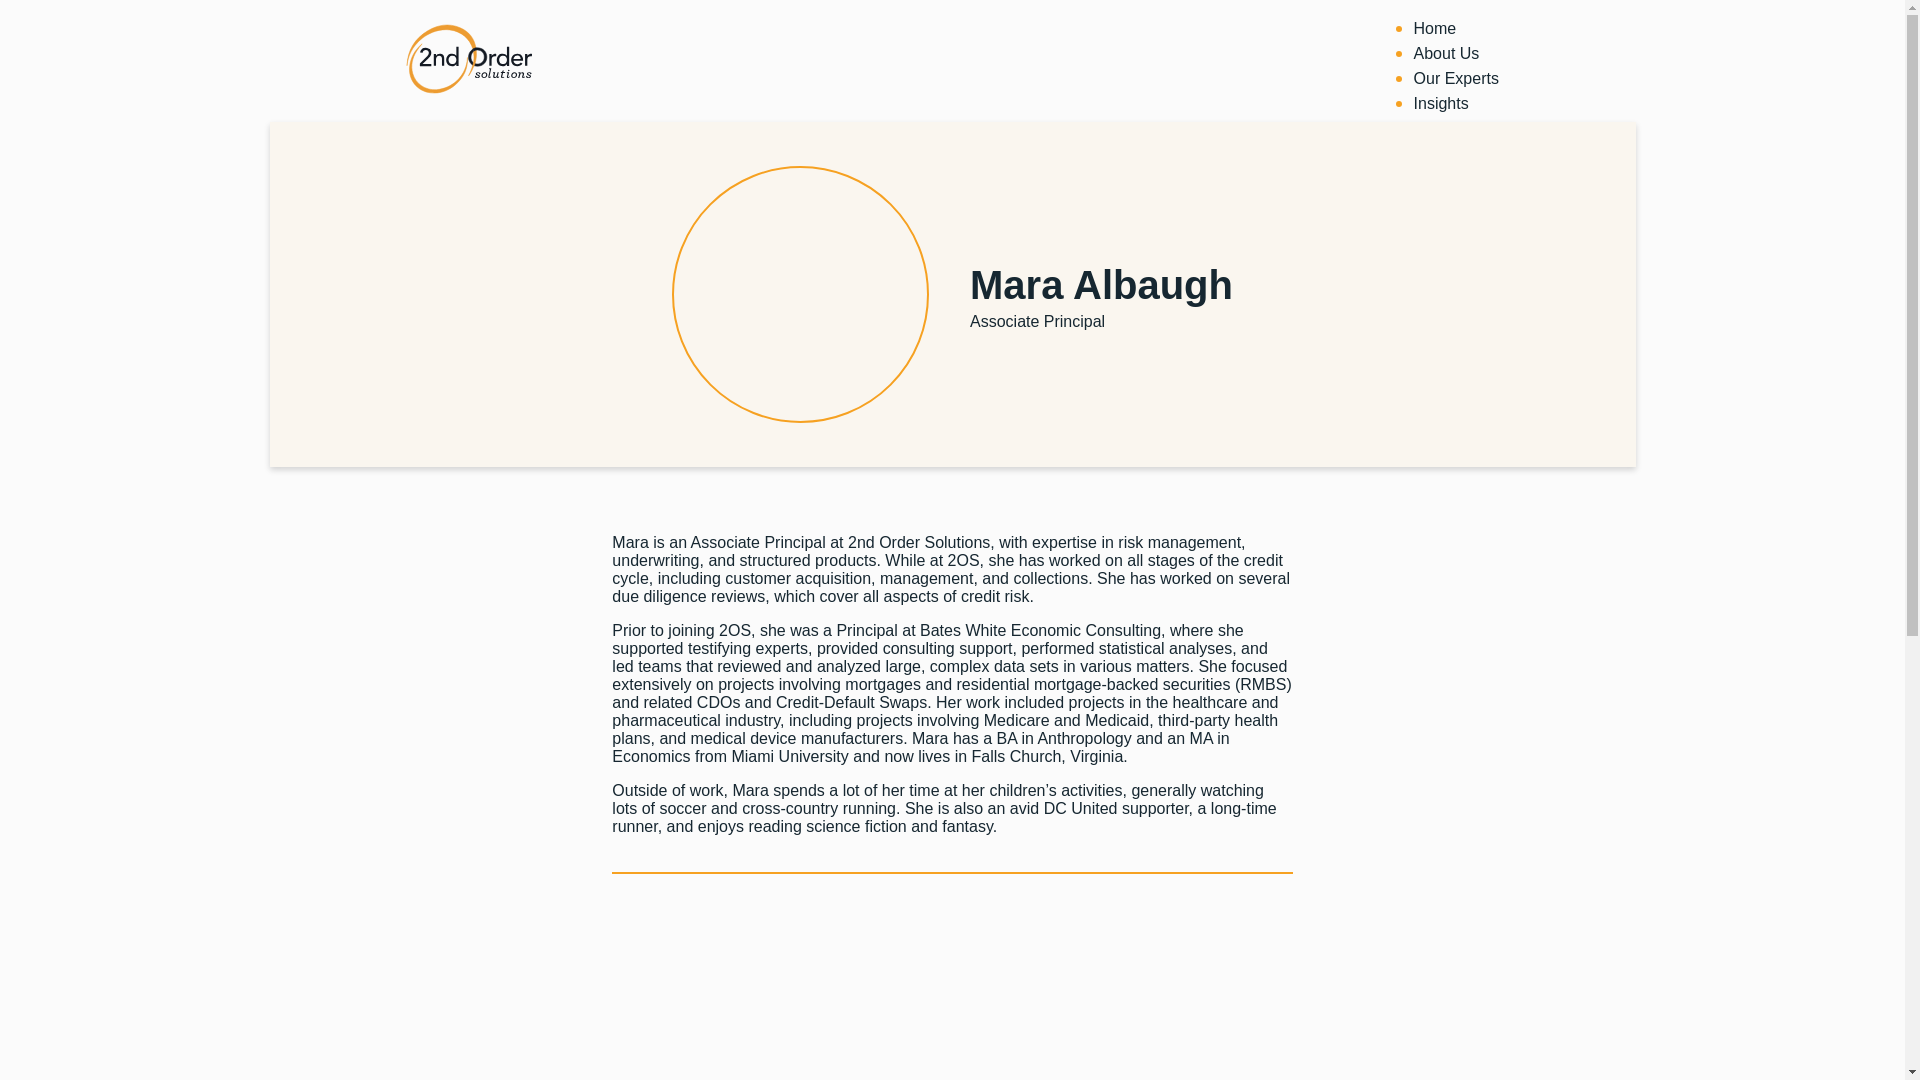 Image resolution: width=1920 pixels, height=1080 pixels. Describe the element at coordinates (1442, 128) in the screenshot. I see `'Careers'` at that location.